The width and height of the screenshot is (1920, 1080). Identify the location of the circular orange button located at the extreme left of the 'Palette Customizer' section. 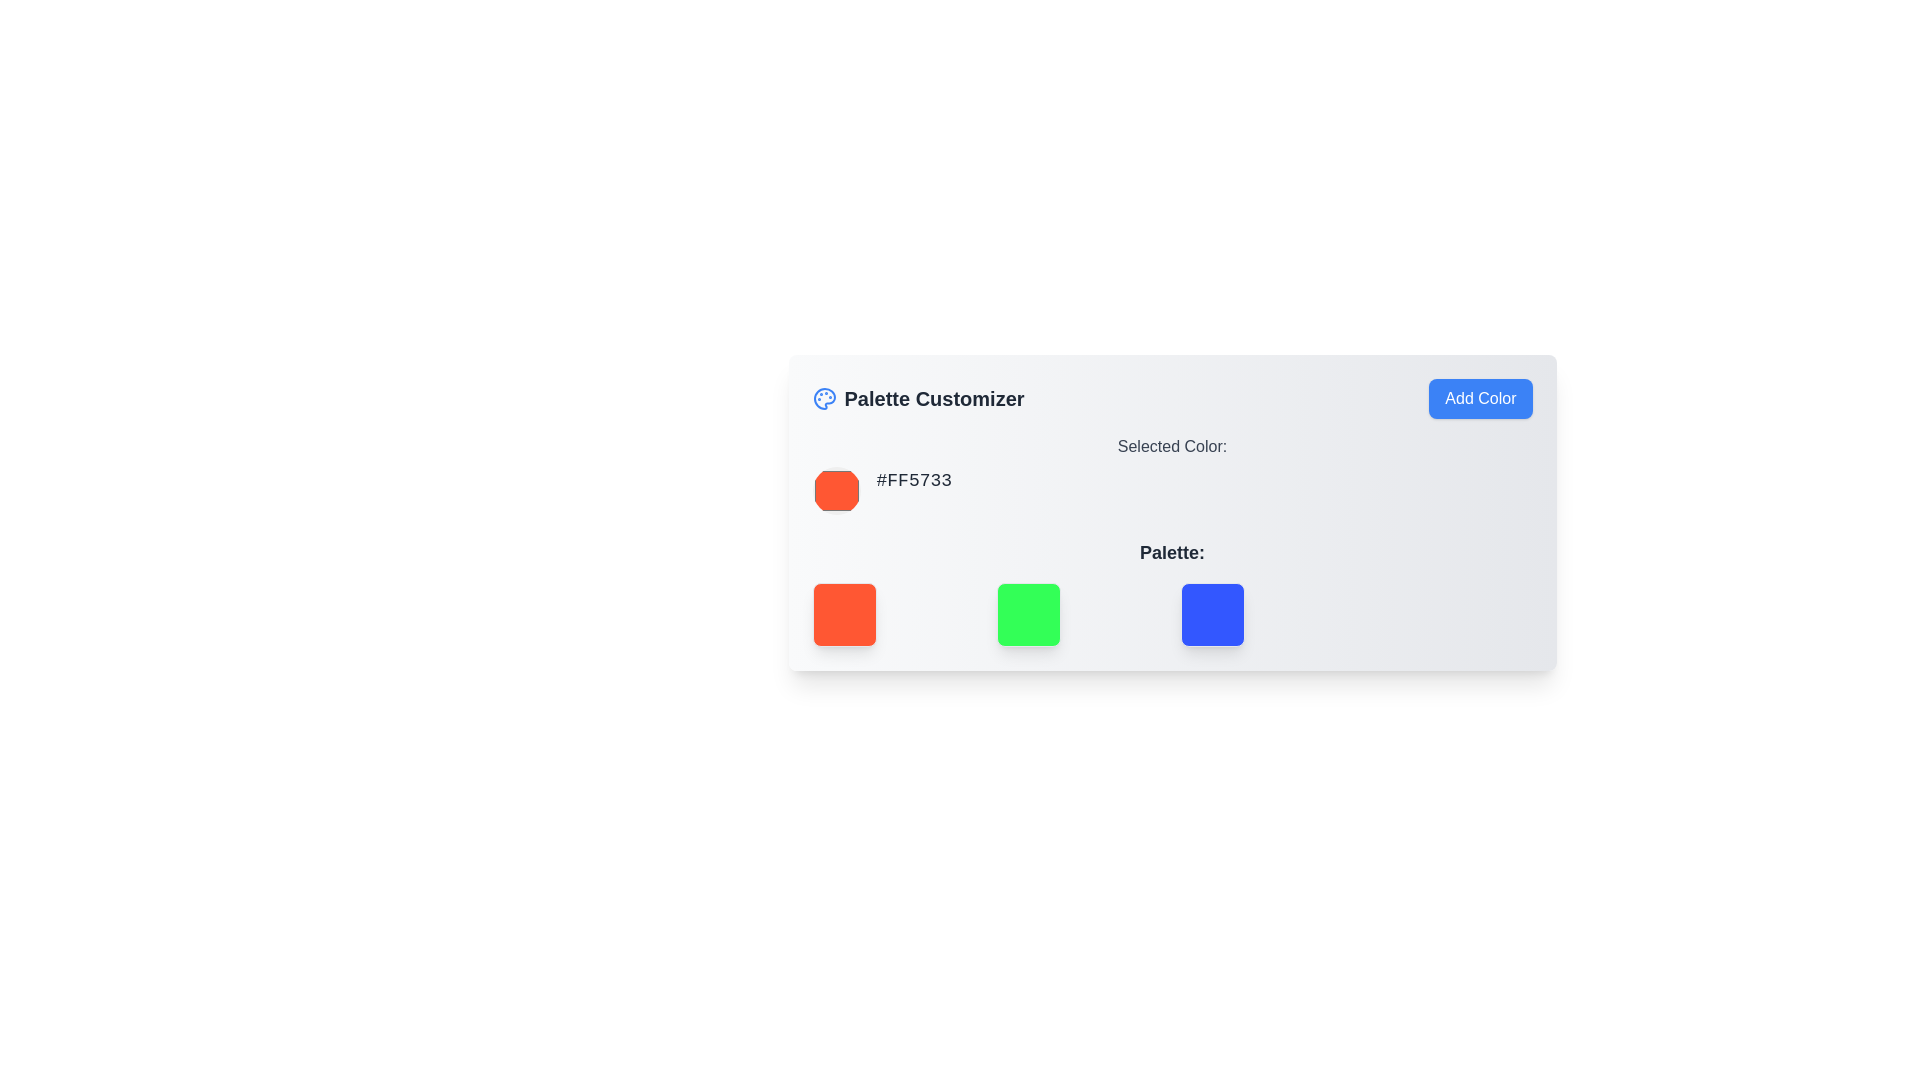
(836, 490).